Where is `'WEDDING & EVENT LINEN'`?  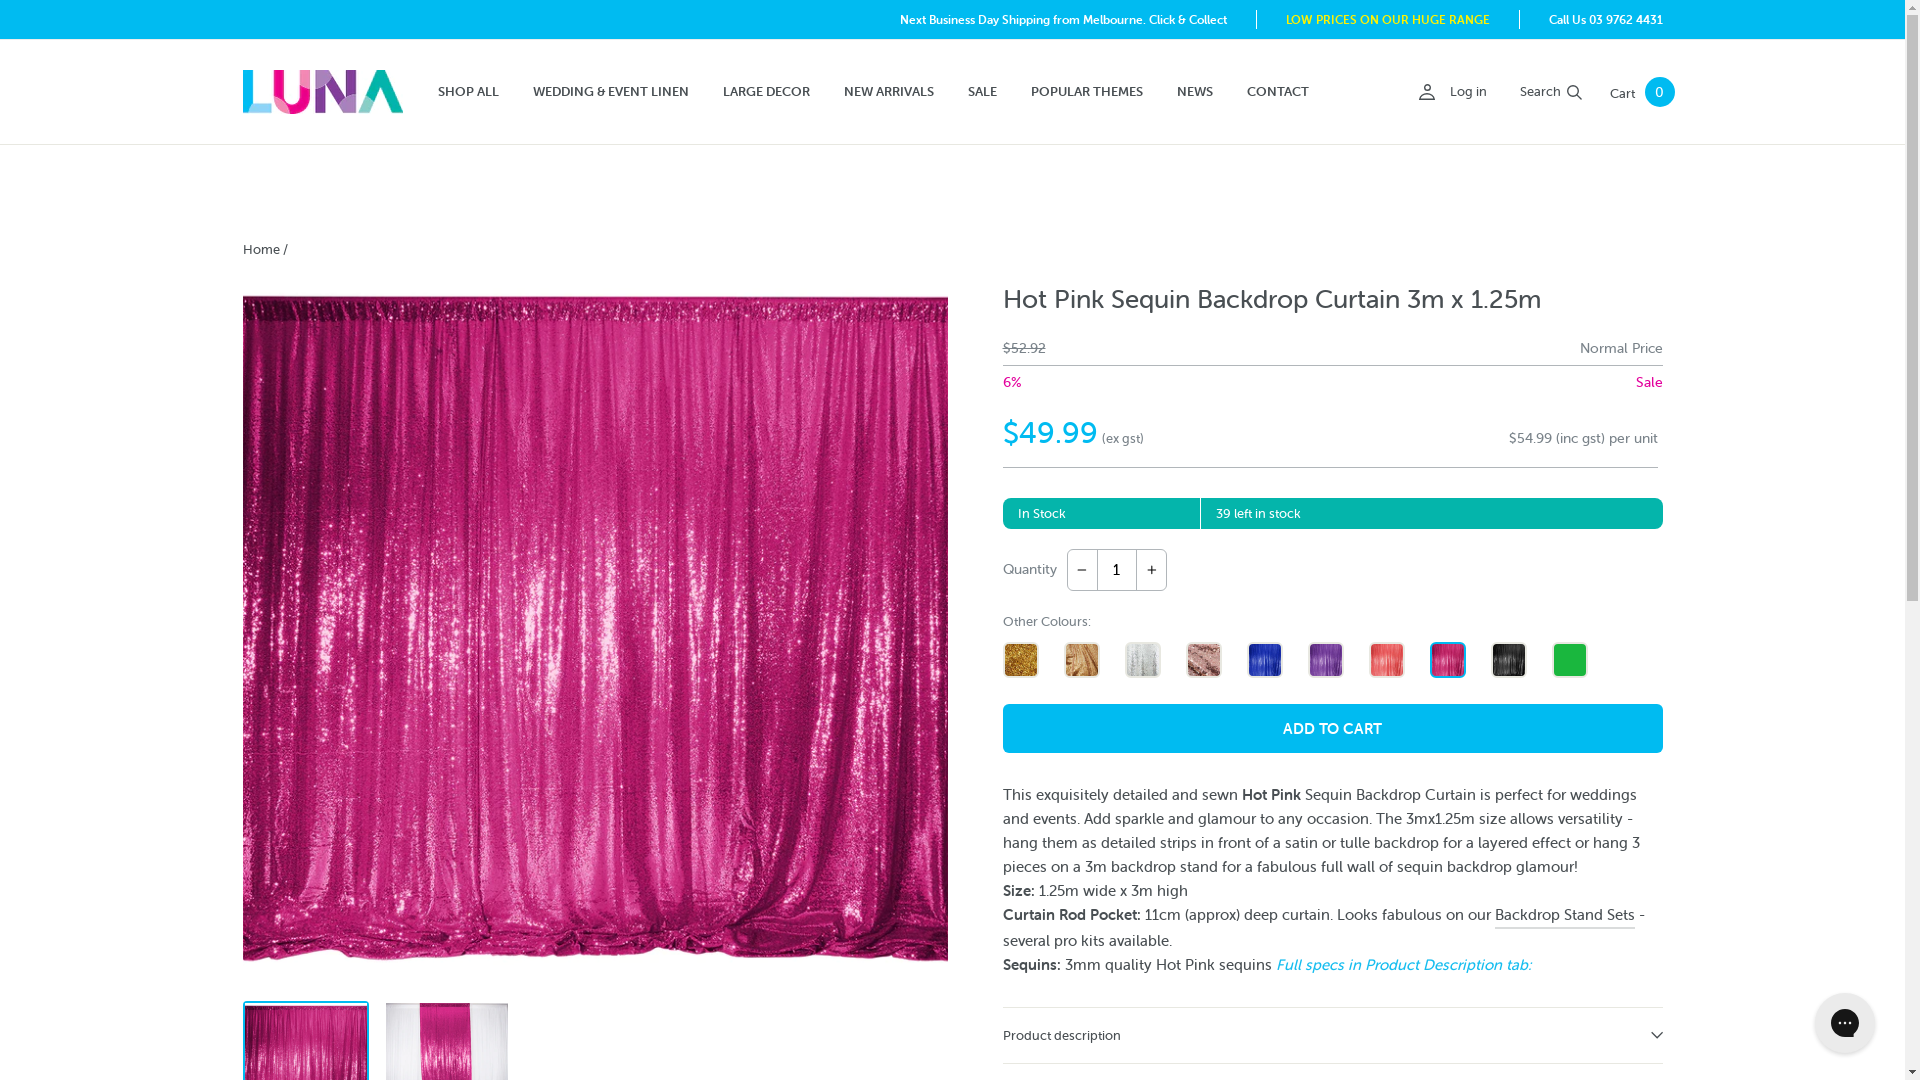
'WEDDING & EVENT LINEN' is located at coordinates (609, 92).